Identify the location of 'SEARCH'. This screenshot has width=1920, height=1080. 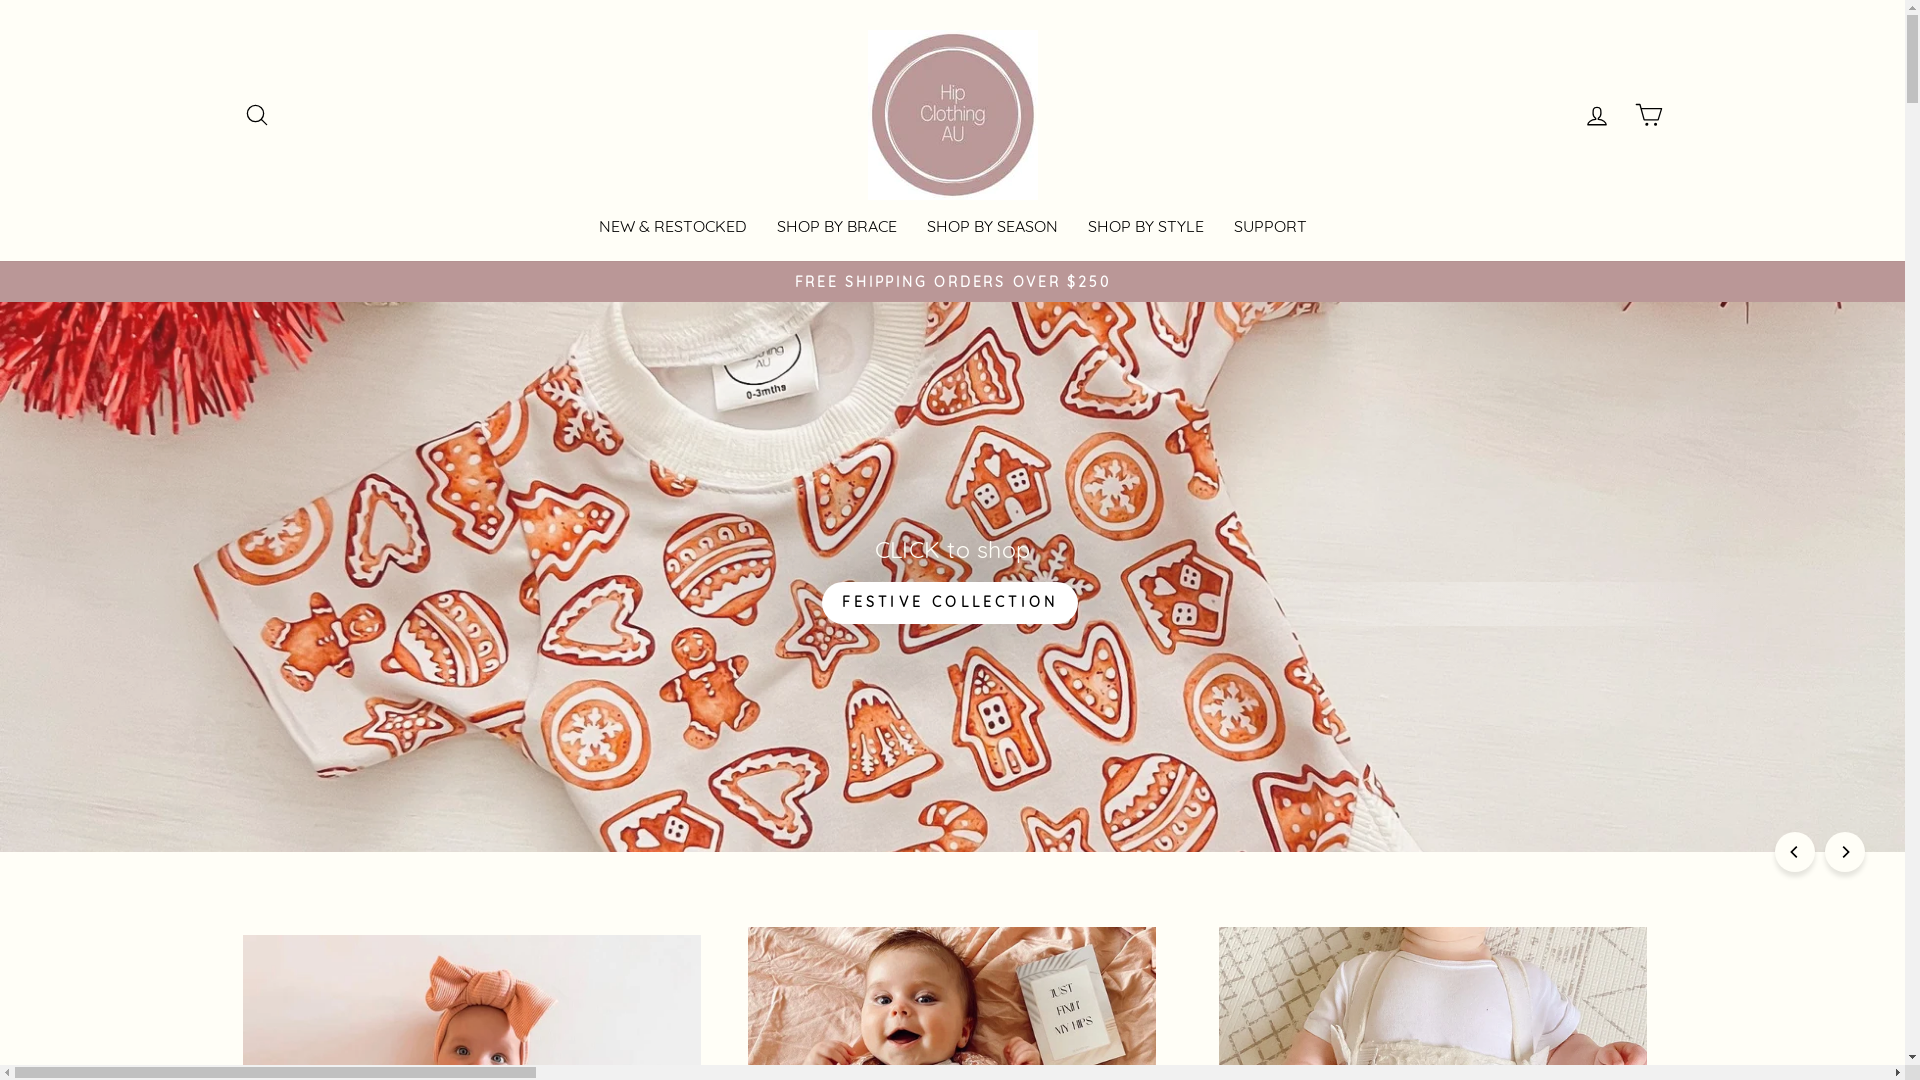
(230, 115).